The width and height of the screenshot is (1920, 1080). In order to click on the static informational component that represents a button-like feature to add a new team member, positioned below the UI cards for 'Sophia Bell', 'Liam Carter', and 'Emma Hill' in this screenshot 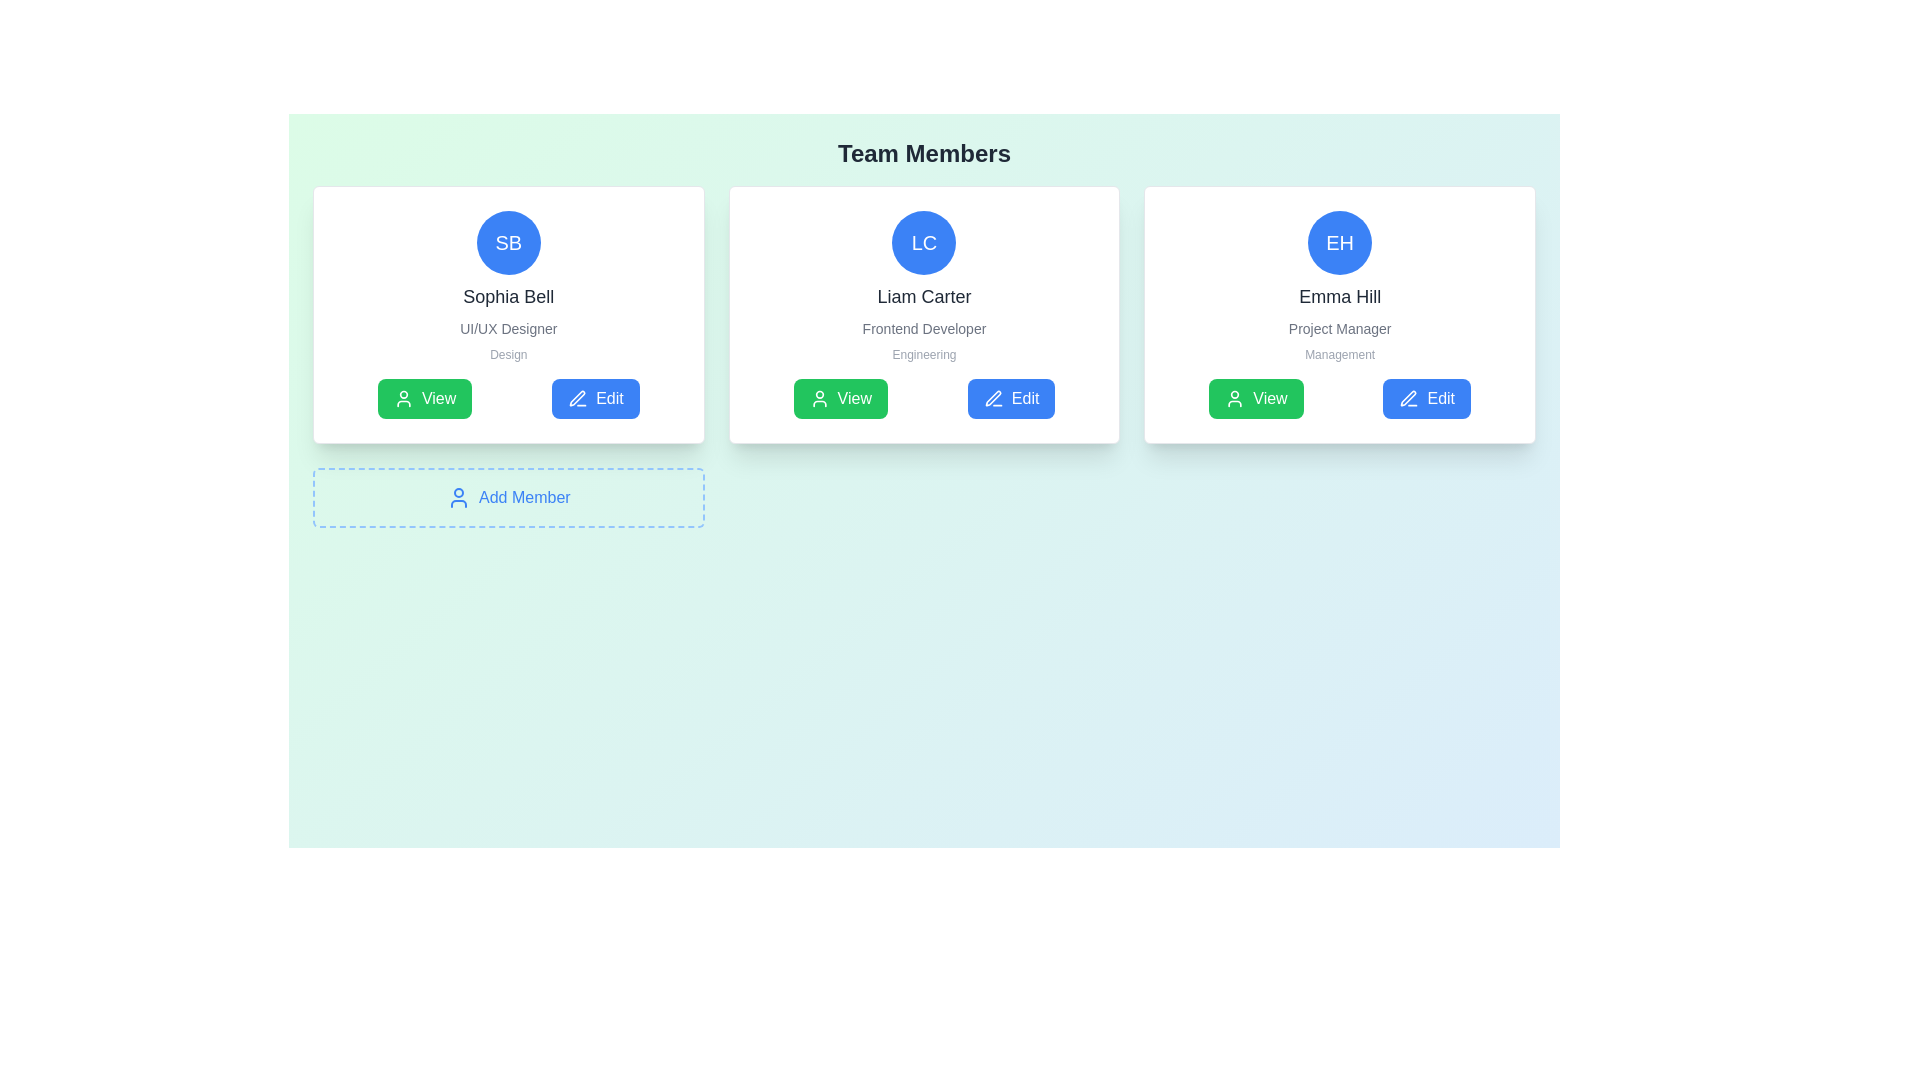, I will do `click(508, 496)`.